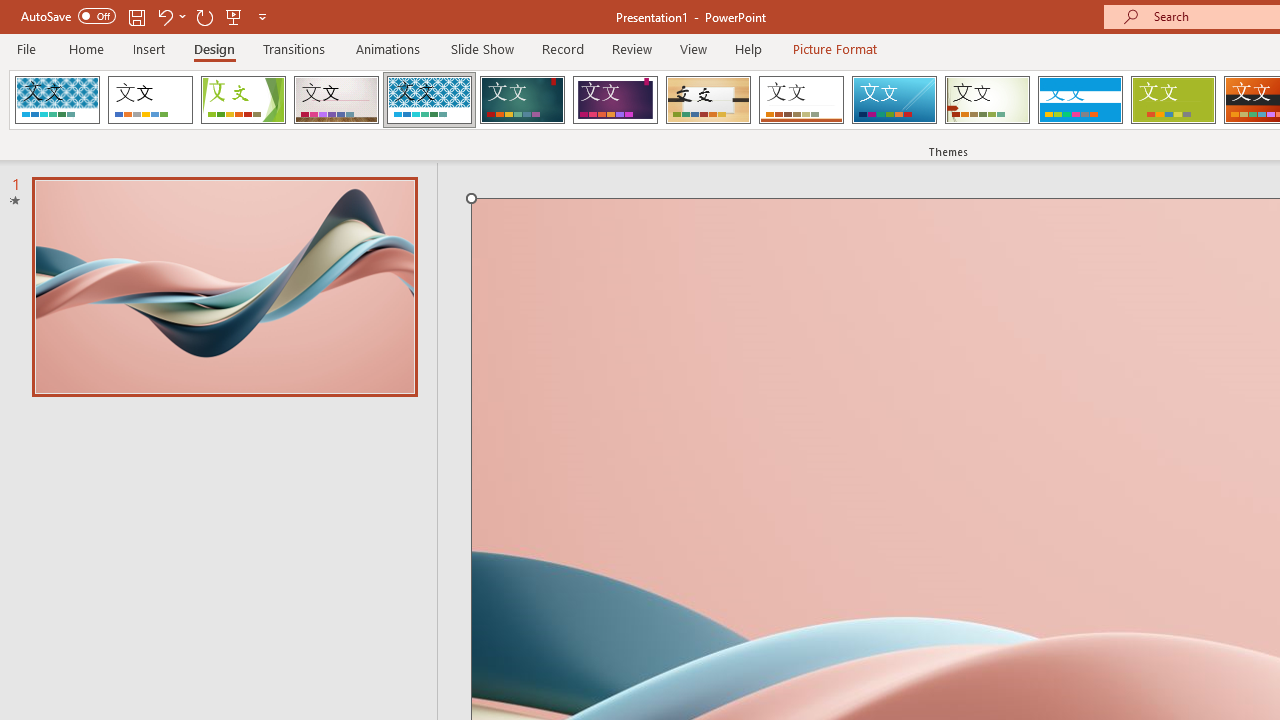 This screenshot has height=720, width=1280. I want to click on 'Retrospect', so click(801, 100).